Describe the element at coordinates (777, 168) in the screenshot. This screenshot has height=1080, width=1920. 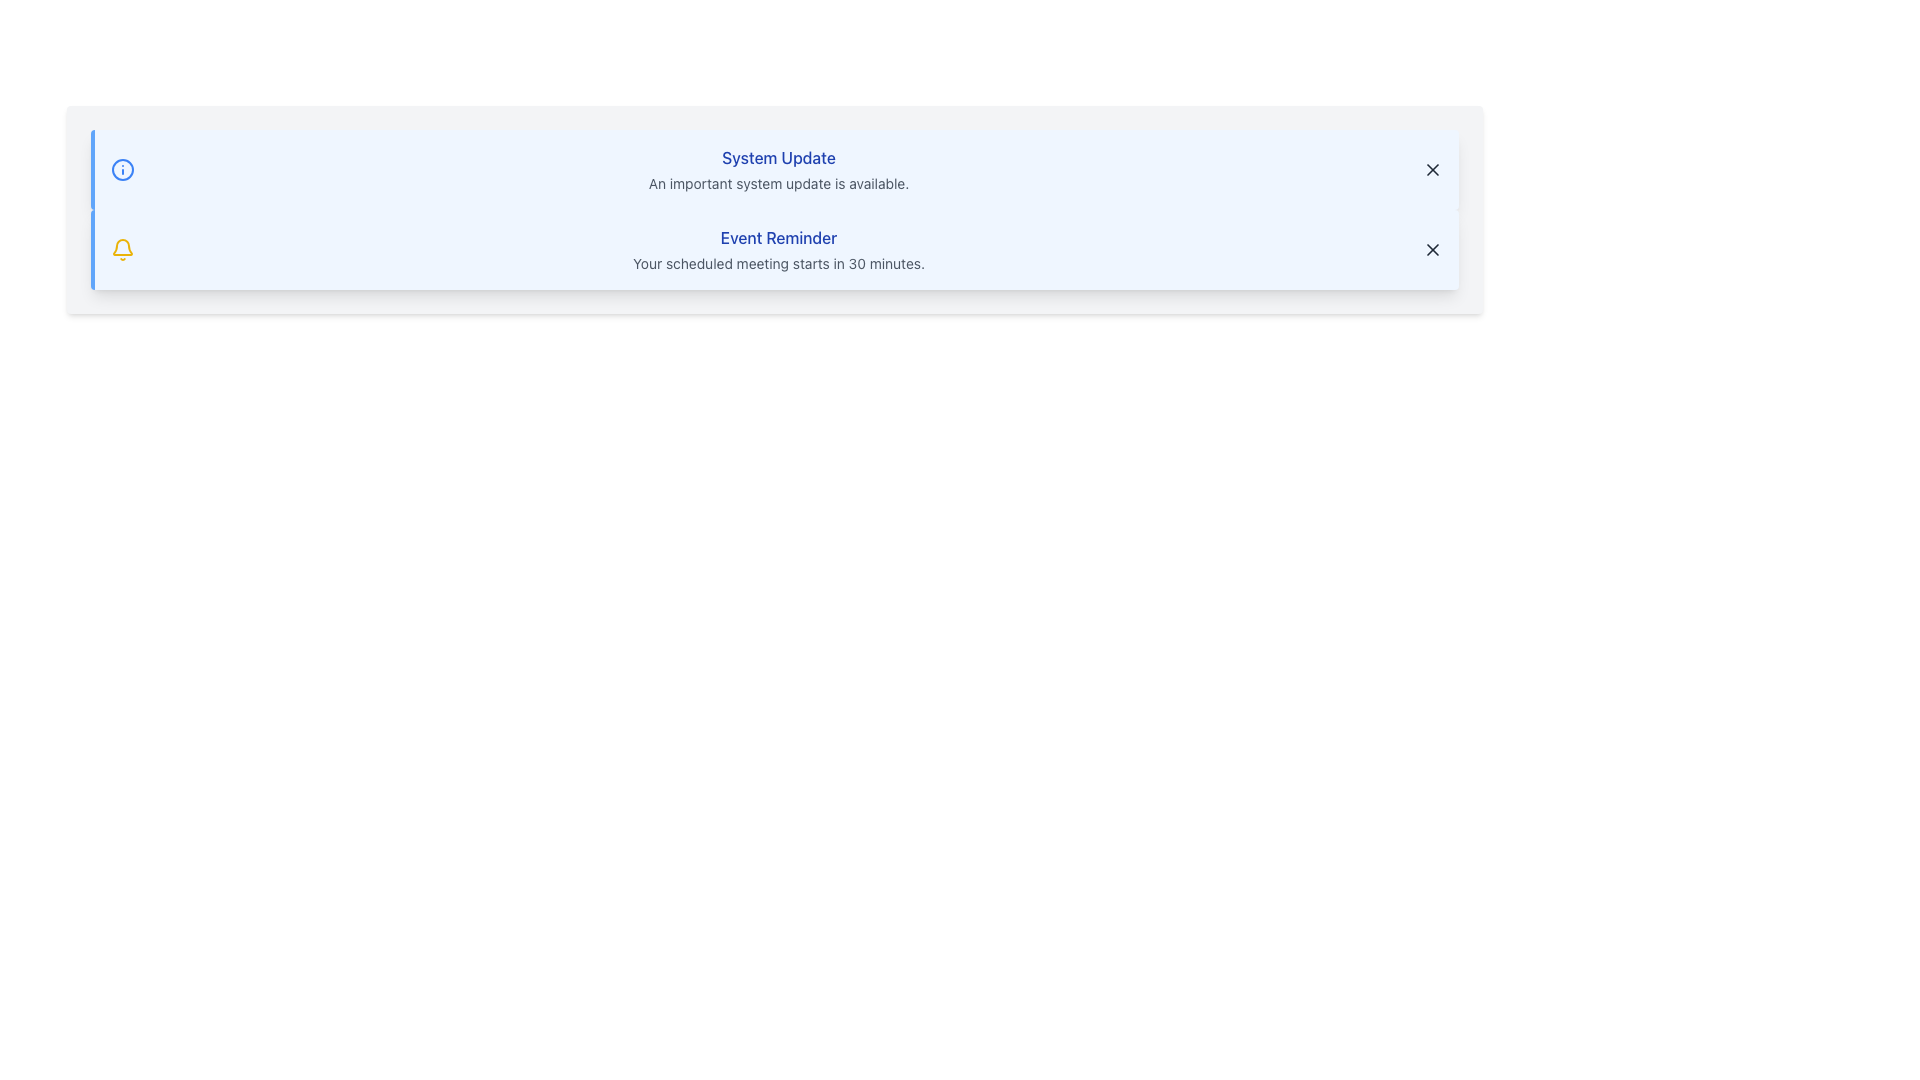
I see `the Informational Text Block titled 'System Update', which contains the message 'An important system update is available.'` at that location.